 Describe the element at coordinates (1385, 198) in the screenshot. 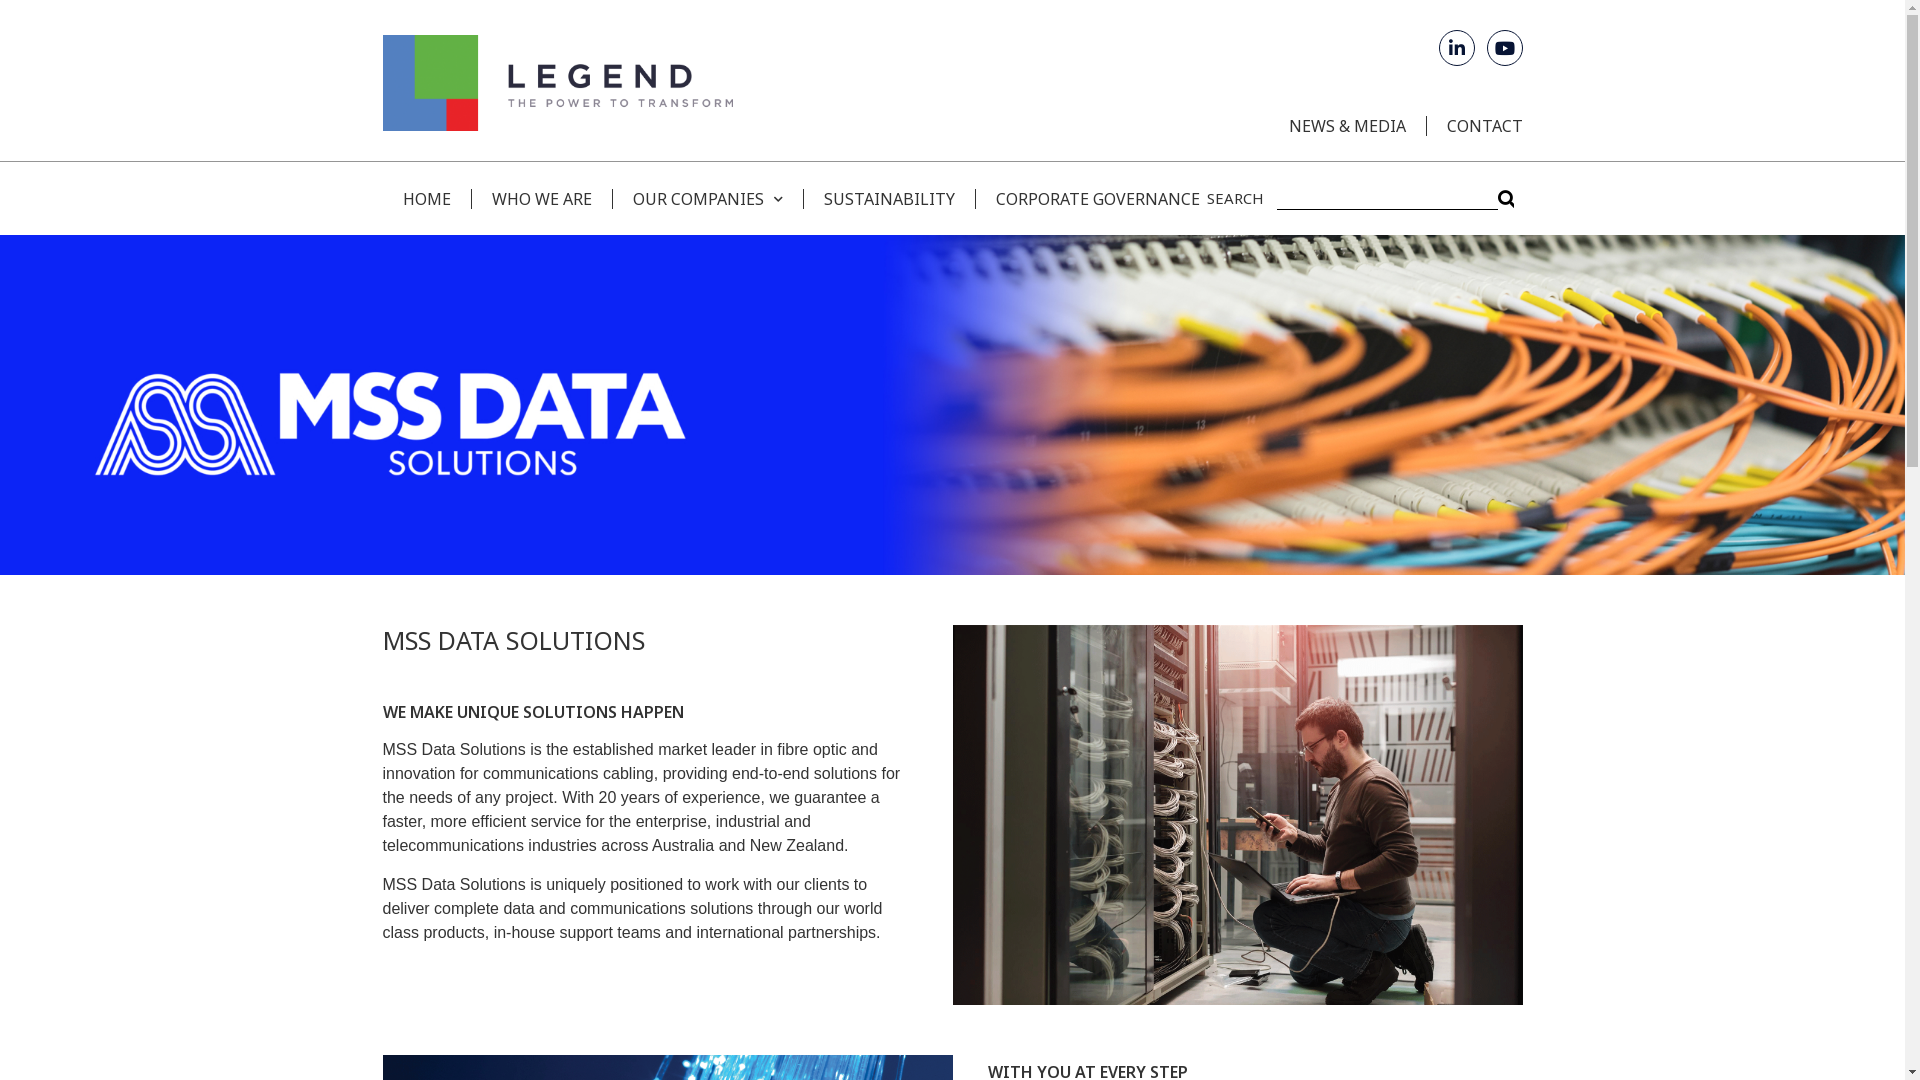

I see `'Search'` at that location.